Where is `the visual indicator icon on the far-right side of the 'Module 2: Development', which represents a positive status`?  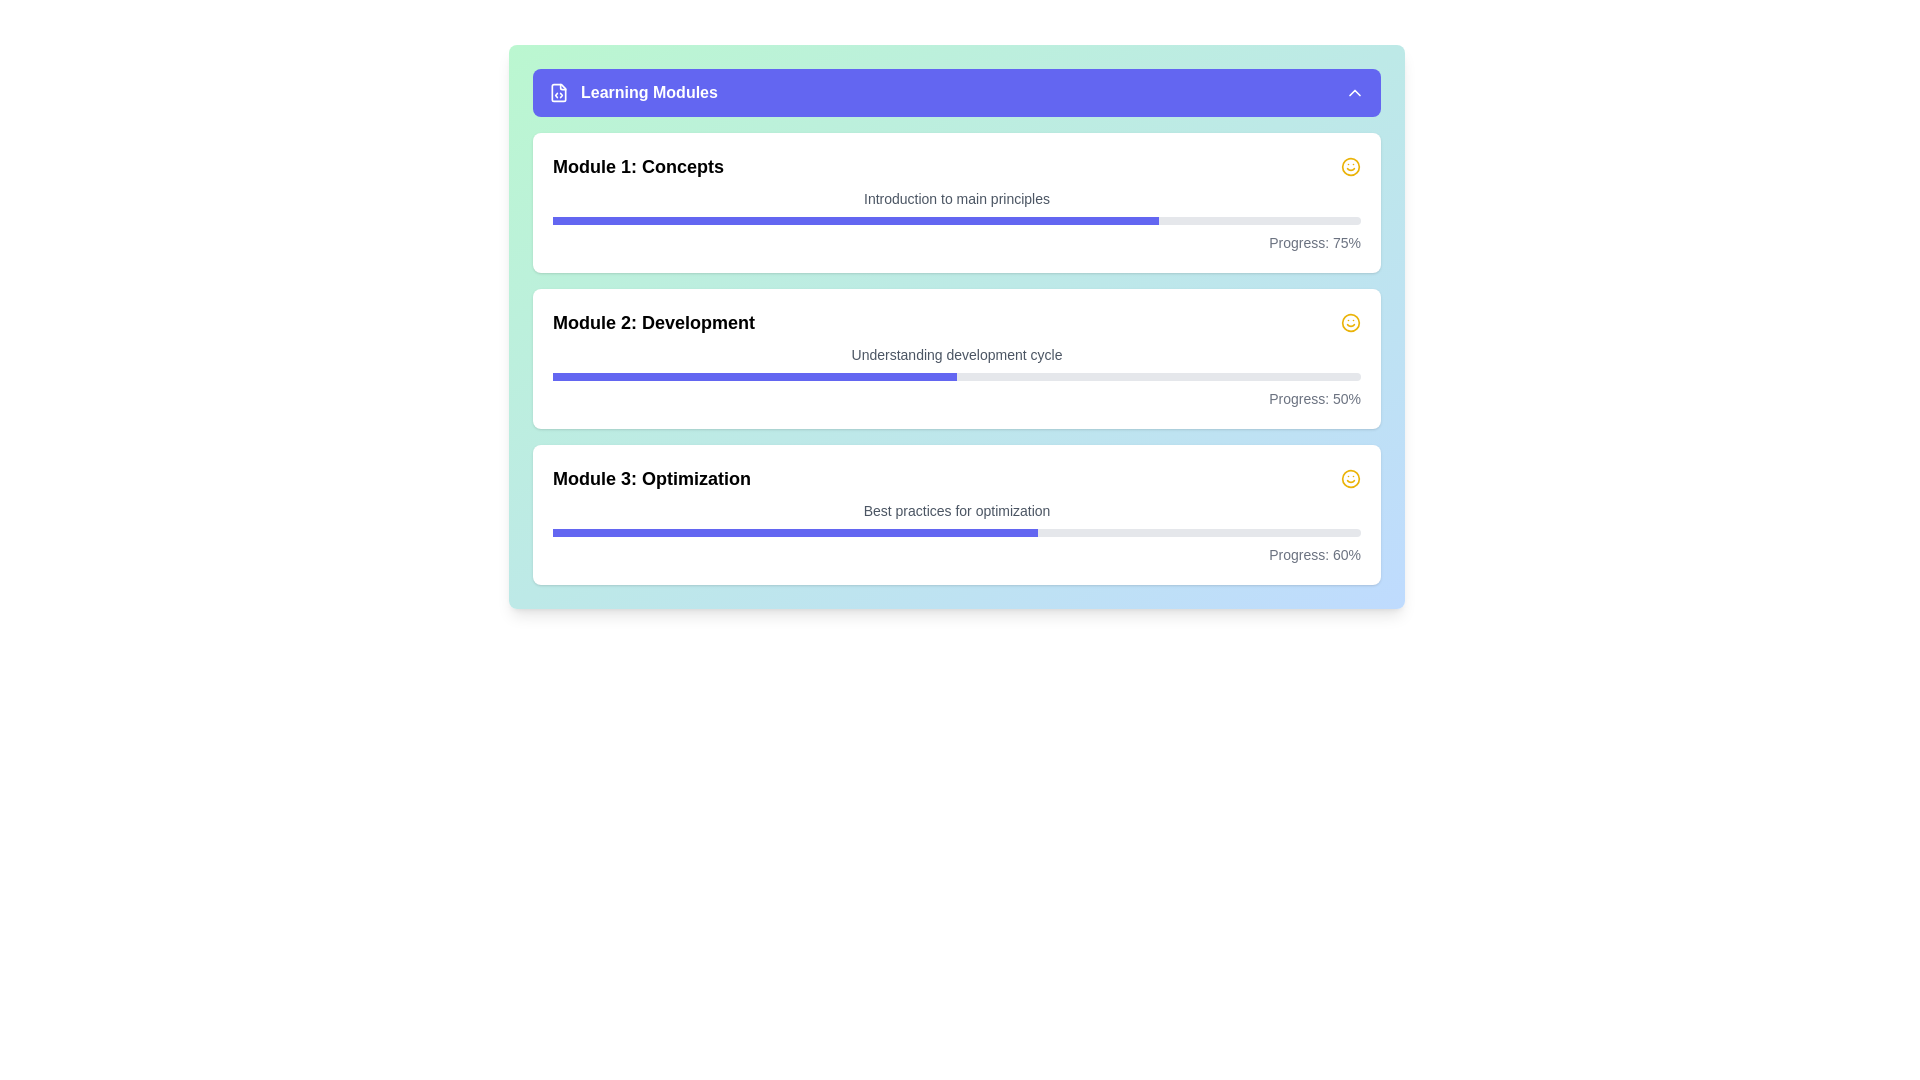
the visual indicator icon on the far-right side of the 'Module 2: Development', which represents a positive status is located at coordinates (1350, 322).